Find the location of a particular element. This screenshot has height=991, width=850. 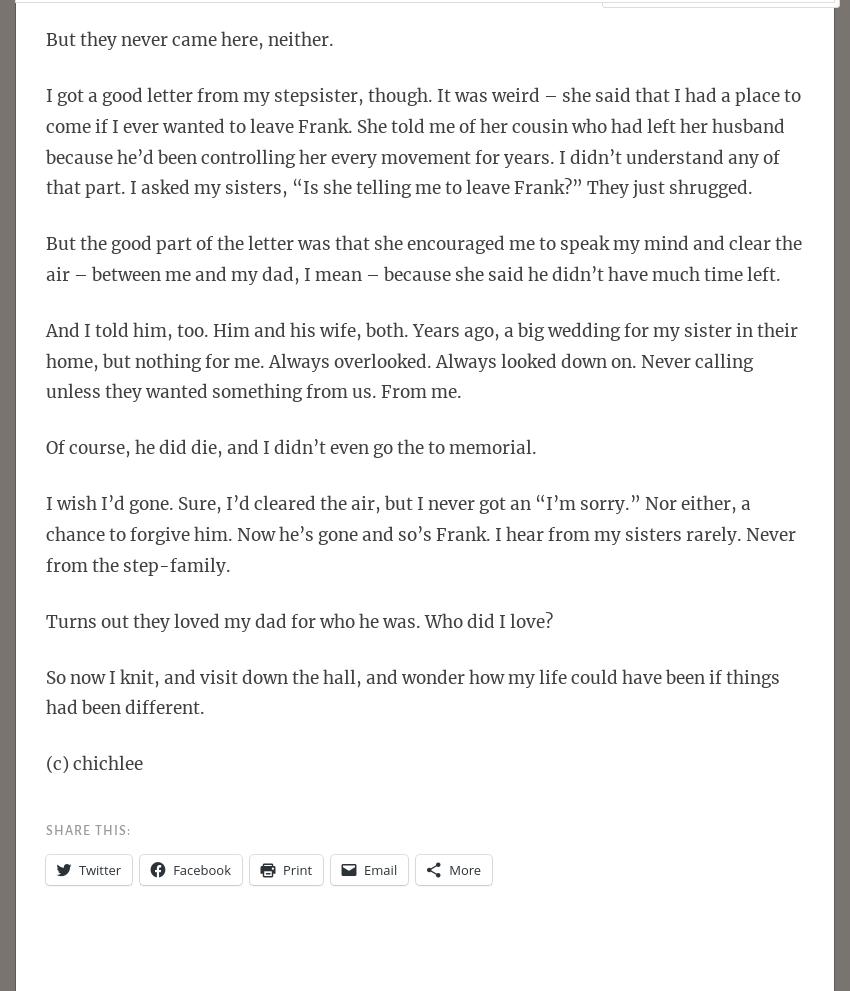

'I wish I’d gone. Sure, I’d cleared the air, but I never got an “I’m sorry.” Nor either, a chance to forgive him. Now he’s gone and so’s Frank. I hear from my sisters rarely. Never from the step-family.' is located at coordinates (421, 534).